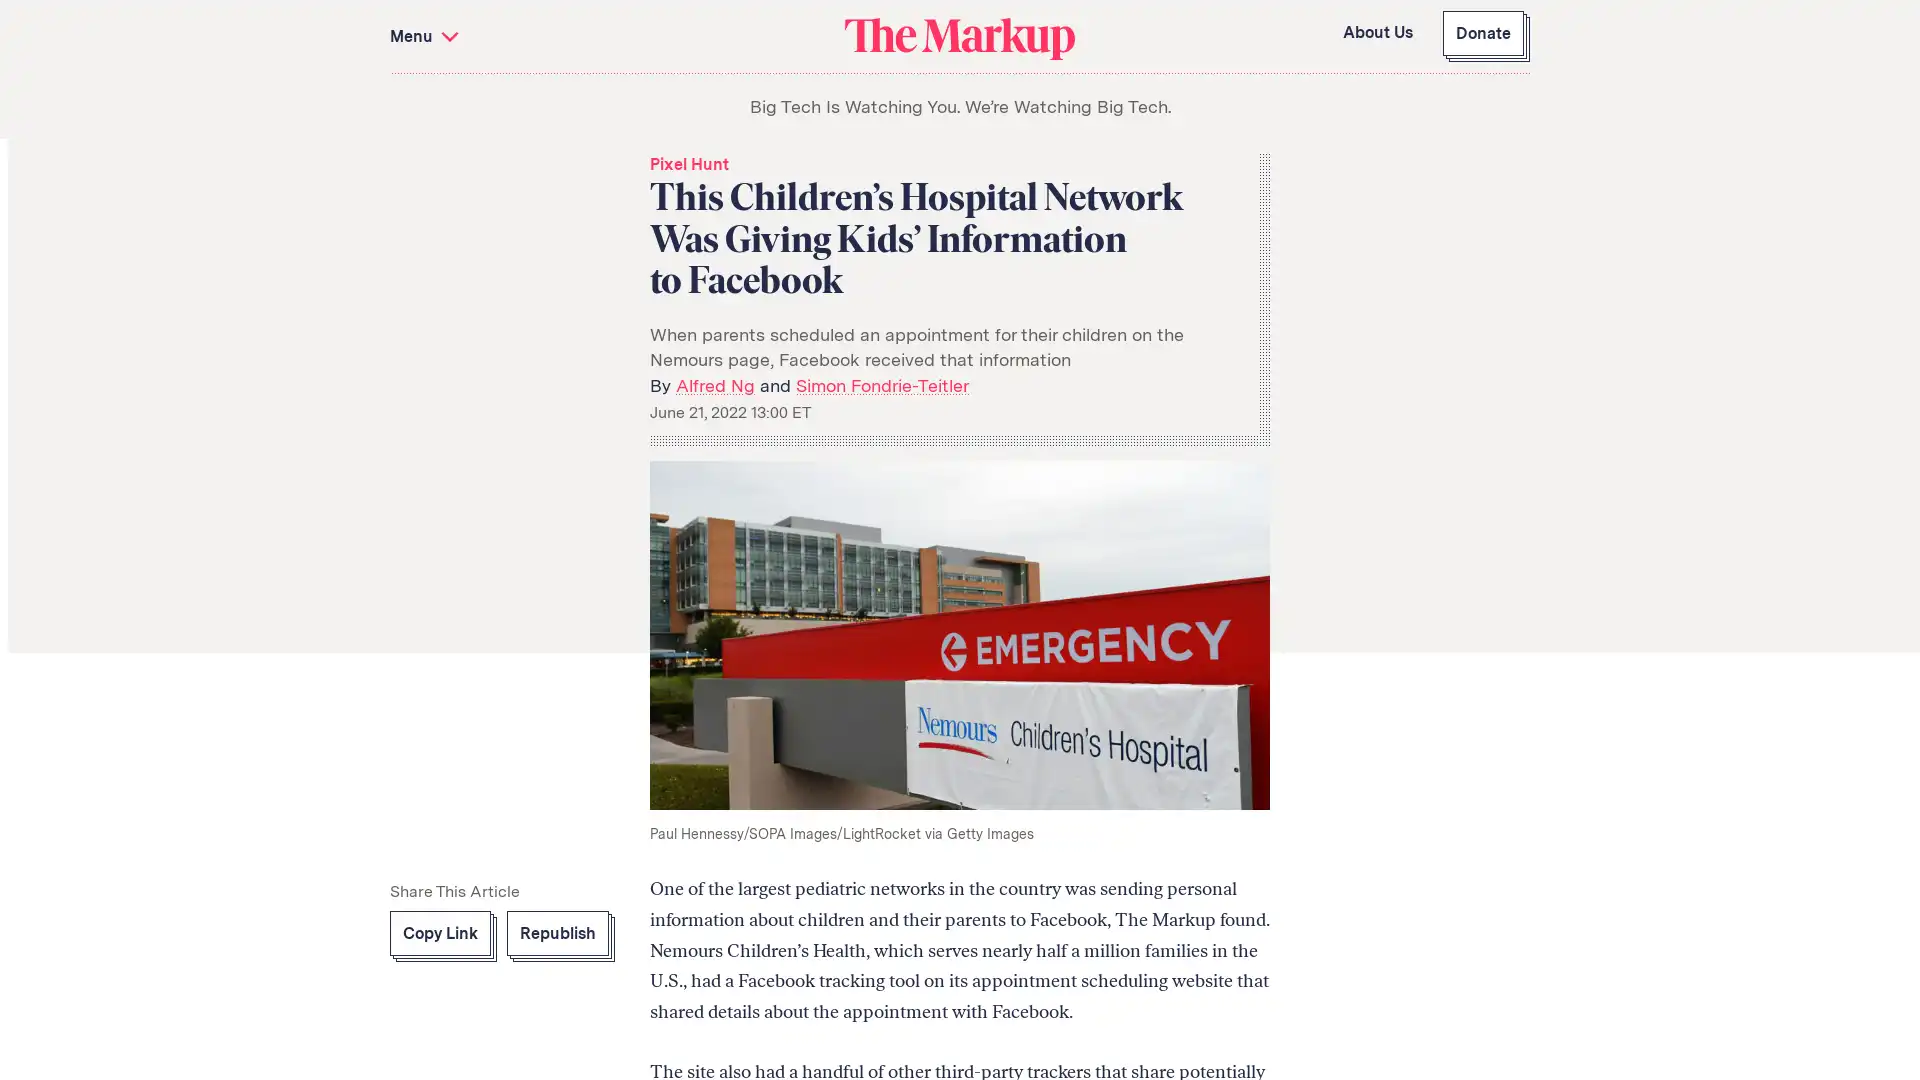 The height and width of the screenshot is (1080, 1920). Describe the element at coordinates (780, 181) in the screenshot. I see `Submit` at that location.